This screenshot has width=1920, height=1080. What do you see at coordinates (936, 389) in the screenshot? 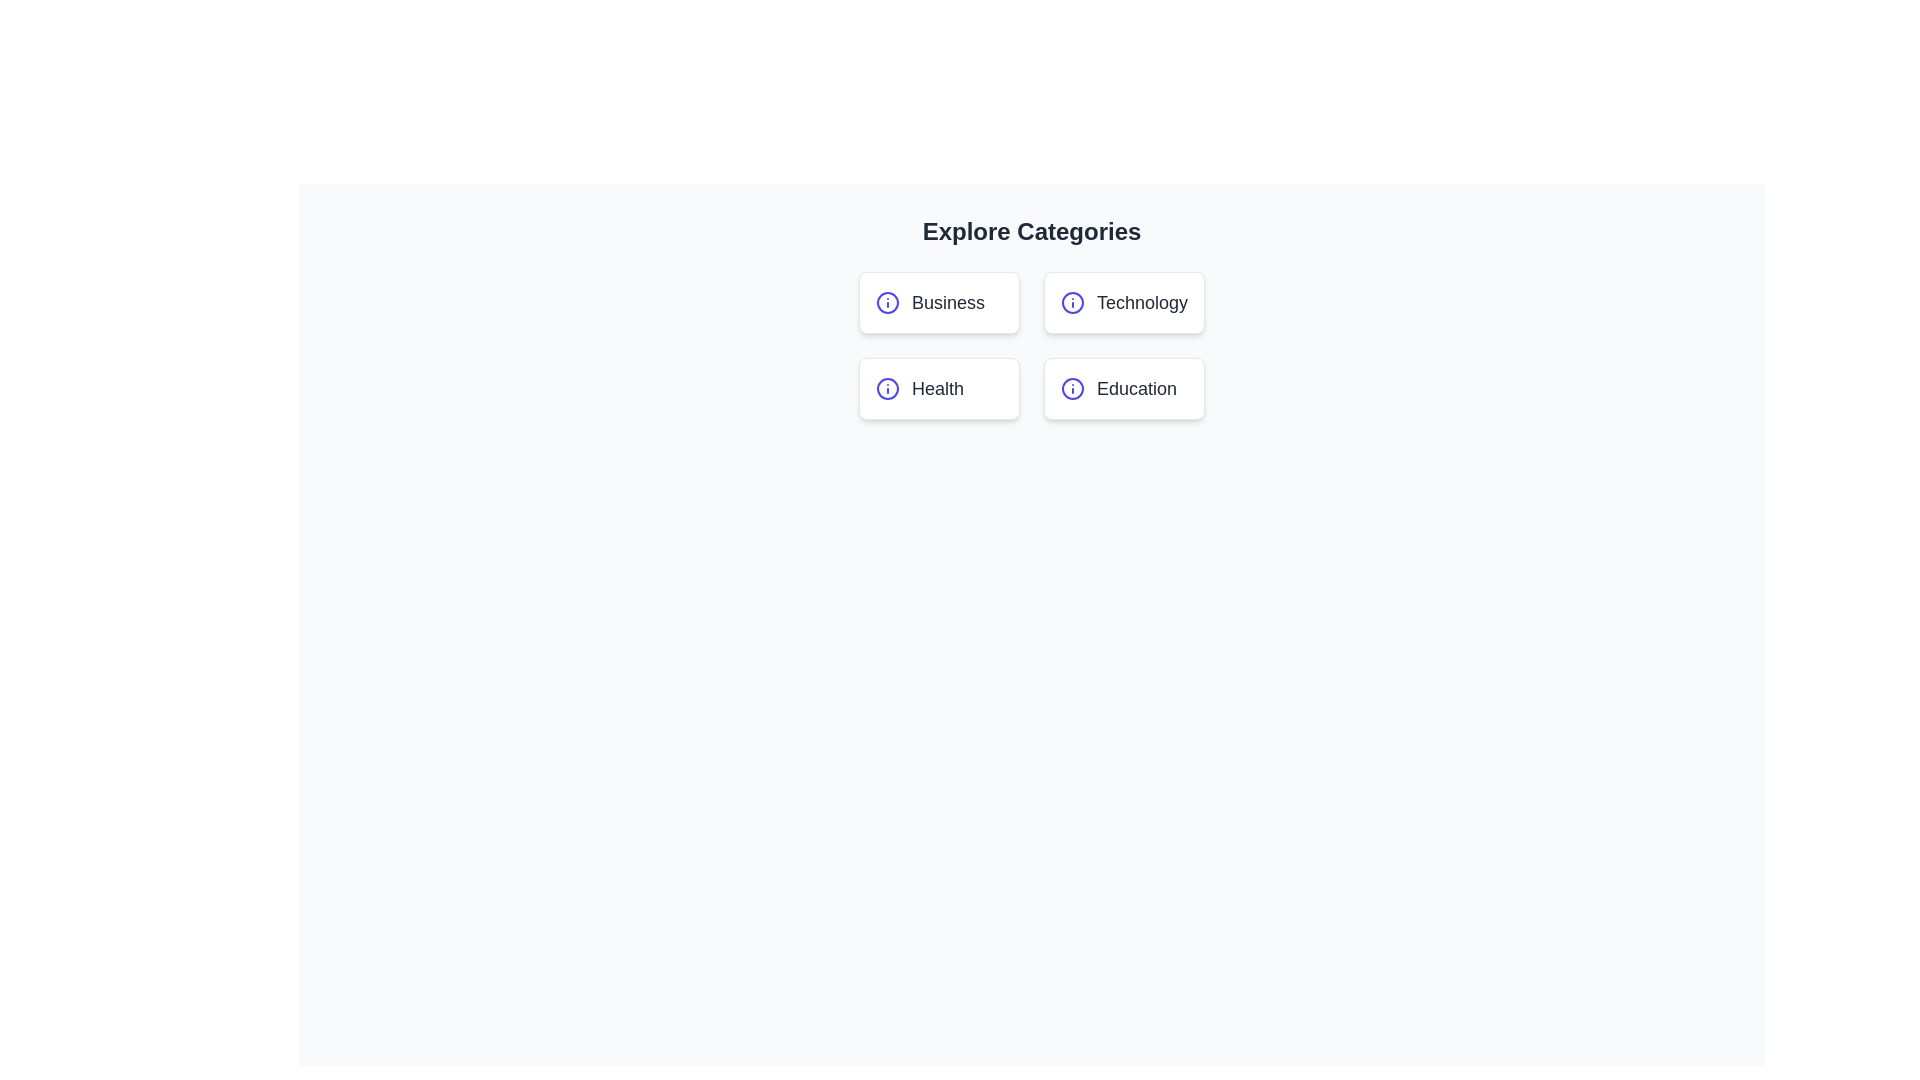
I see `text content of the 'Health' text label that is styled in a medium-sized gray font and located within the 'Health' category card under 'Explore Categories'` at bounding box center [936, 389].